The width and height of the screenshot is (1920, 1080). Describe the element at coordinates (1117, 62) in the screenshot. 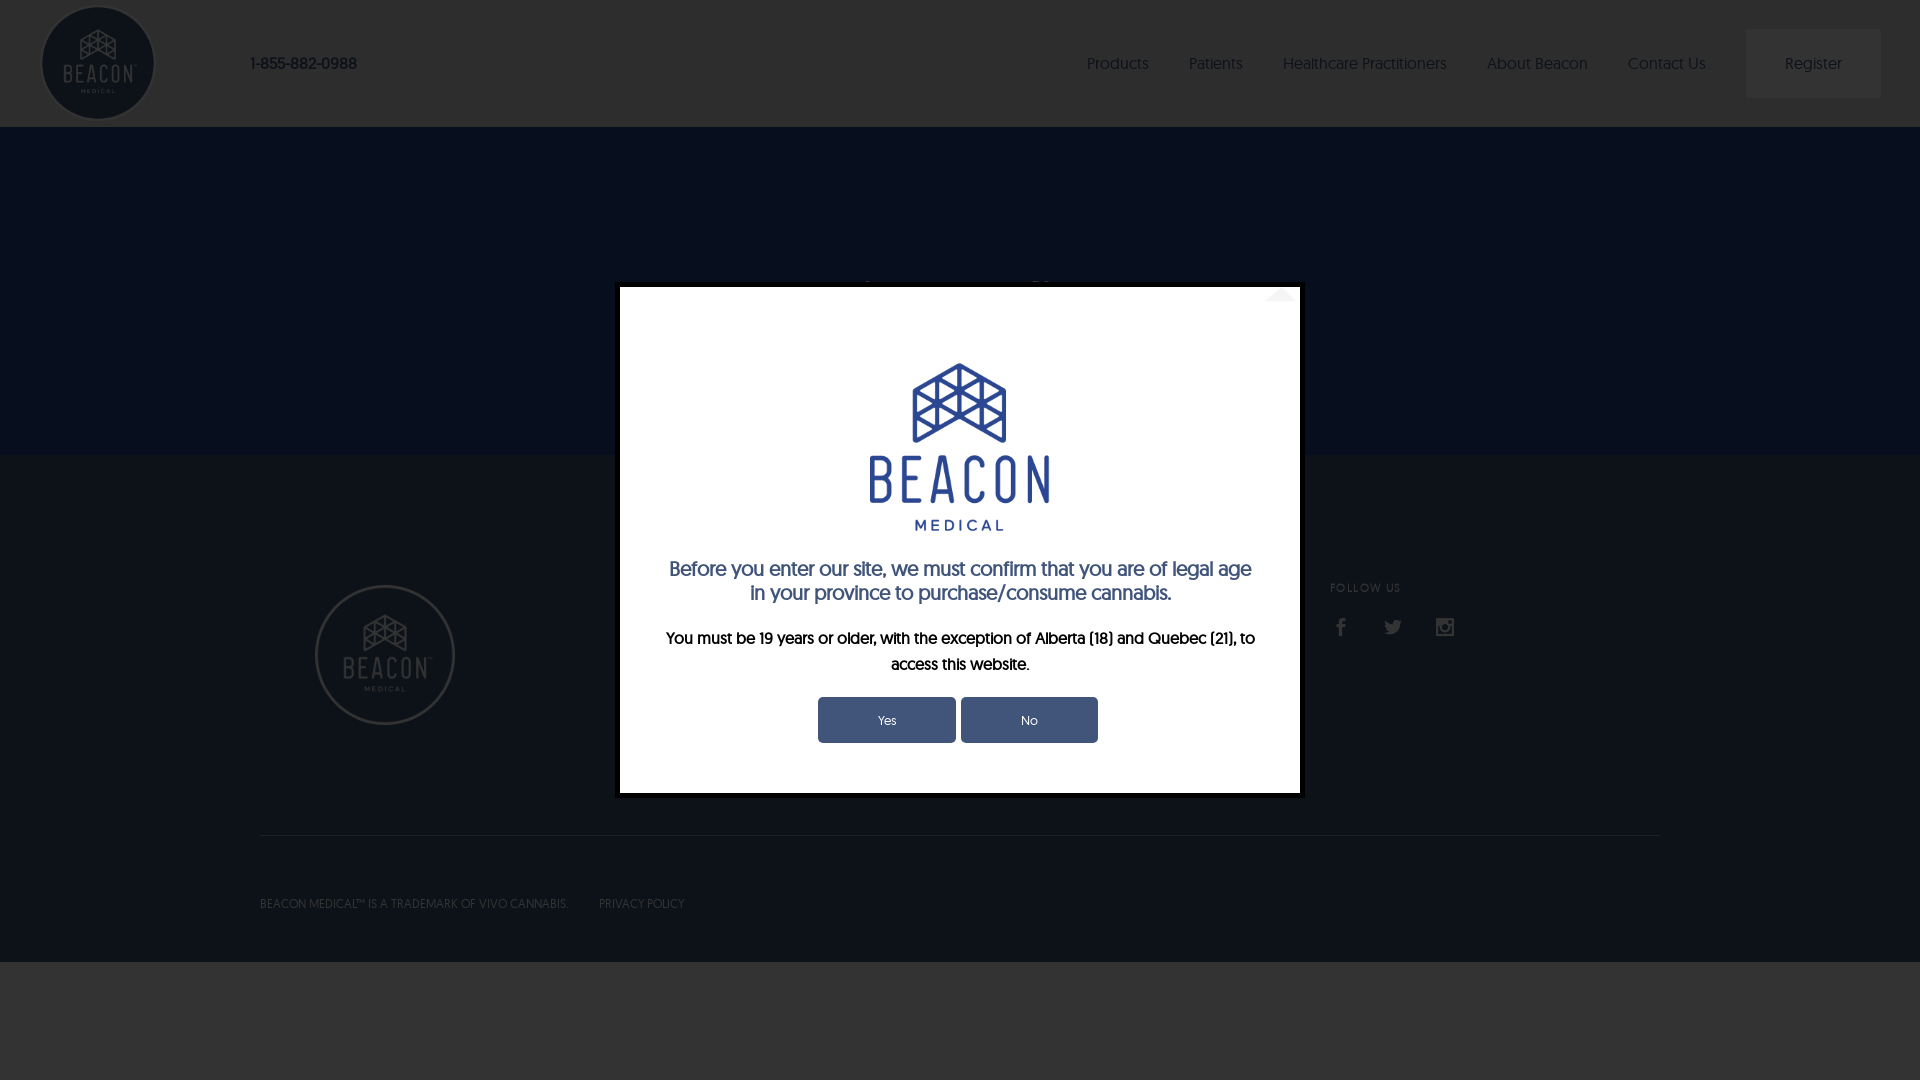

I see `'Products'` at that location.